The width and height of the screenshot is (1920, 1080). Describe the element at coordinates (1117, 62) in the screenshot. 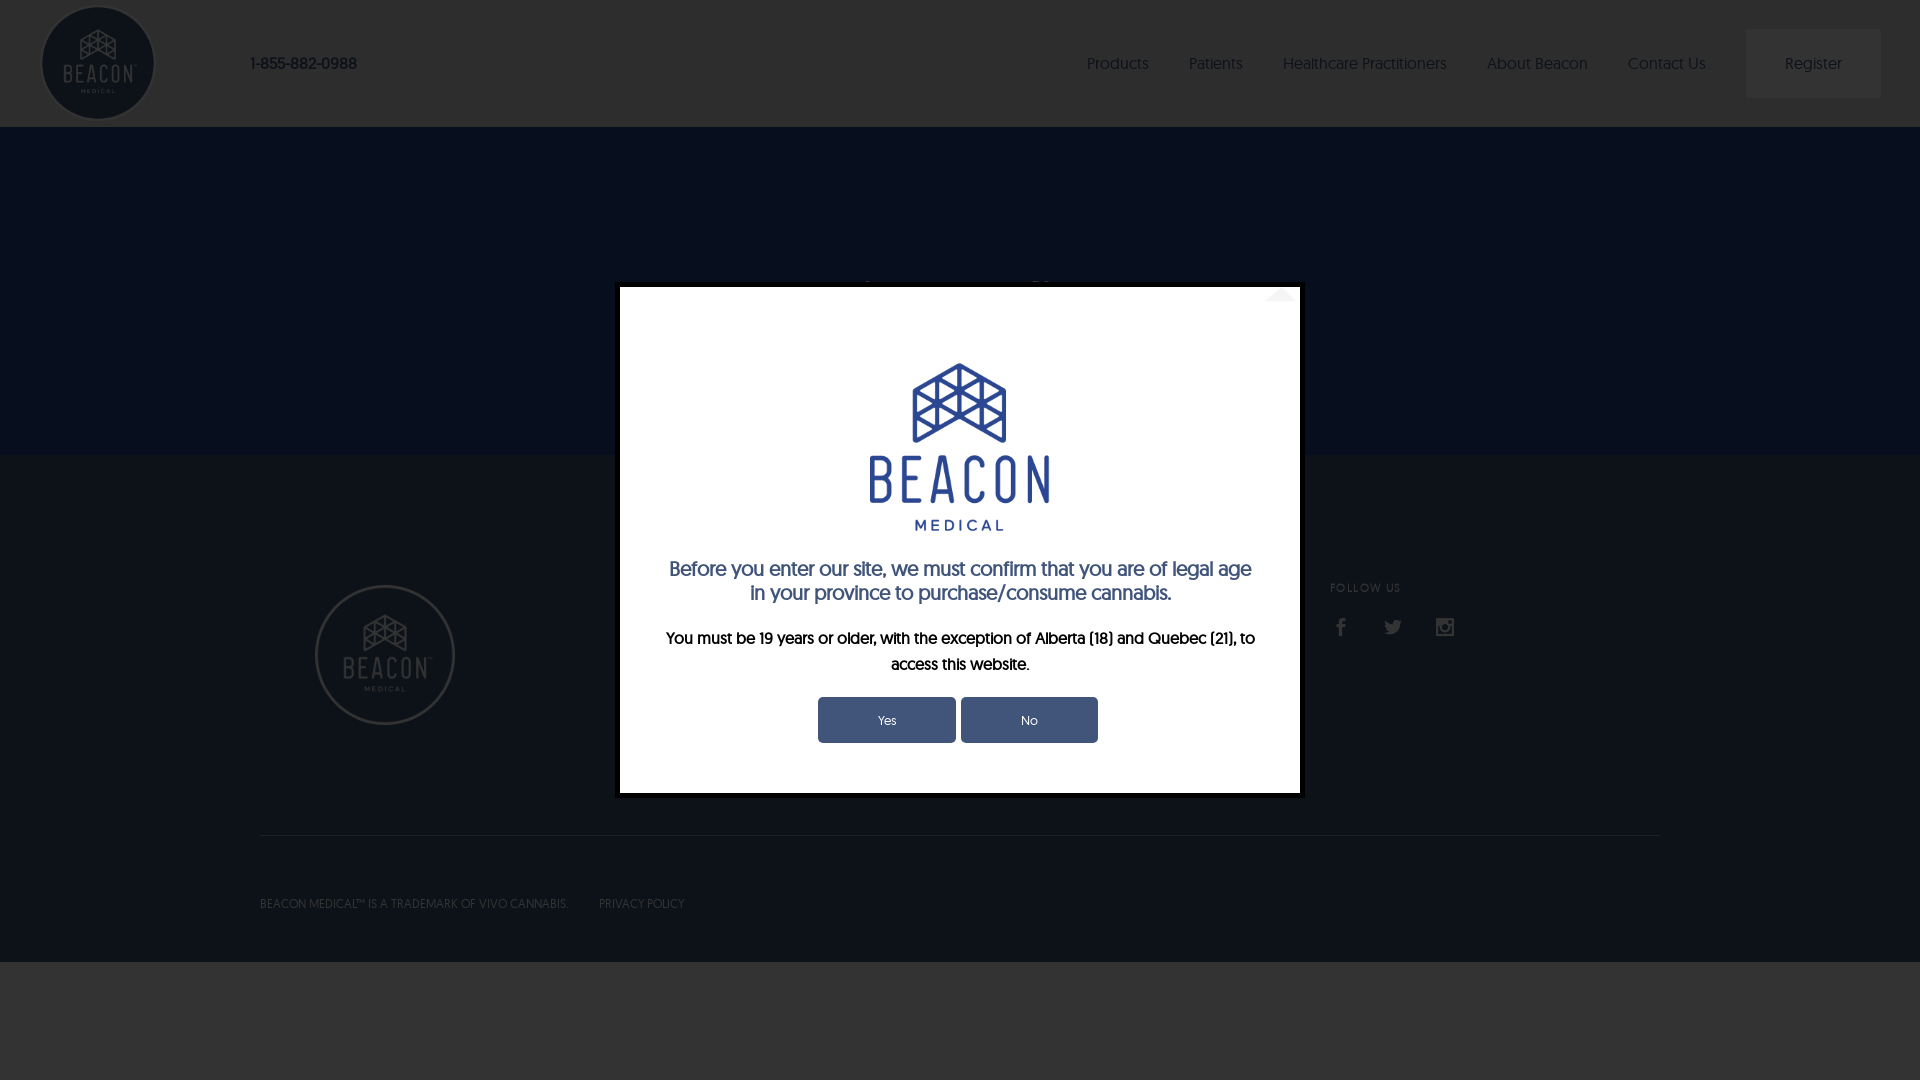

I see `'Products'` at that location.